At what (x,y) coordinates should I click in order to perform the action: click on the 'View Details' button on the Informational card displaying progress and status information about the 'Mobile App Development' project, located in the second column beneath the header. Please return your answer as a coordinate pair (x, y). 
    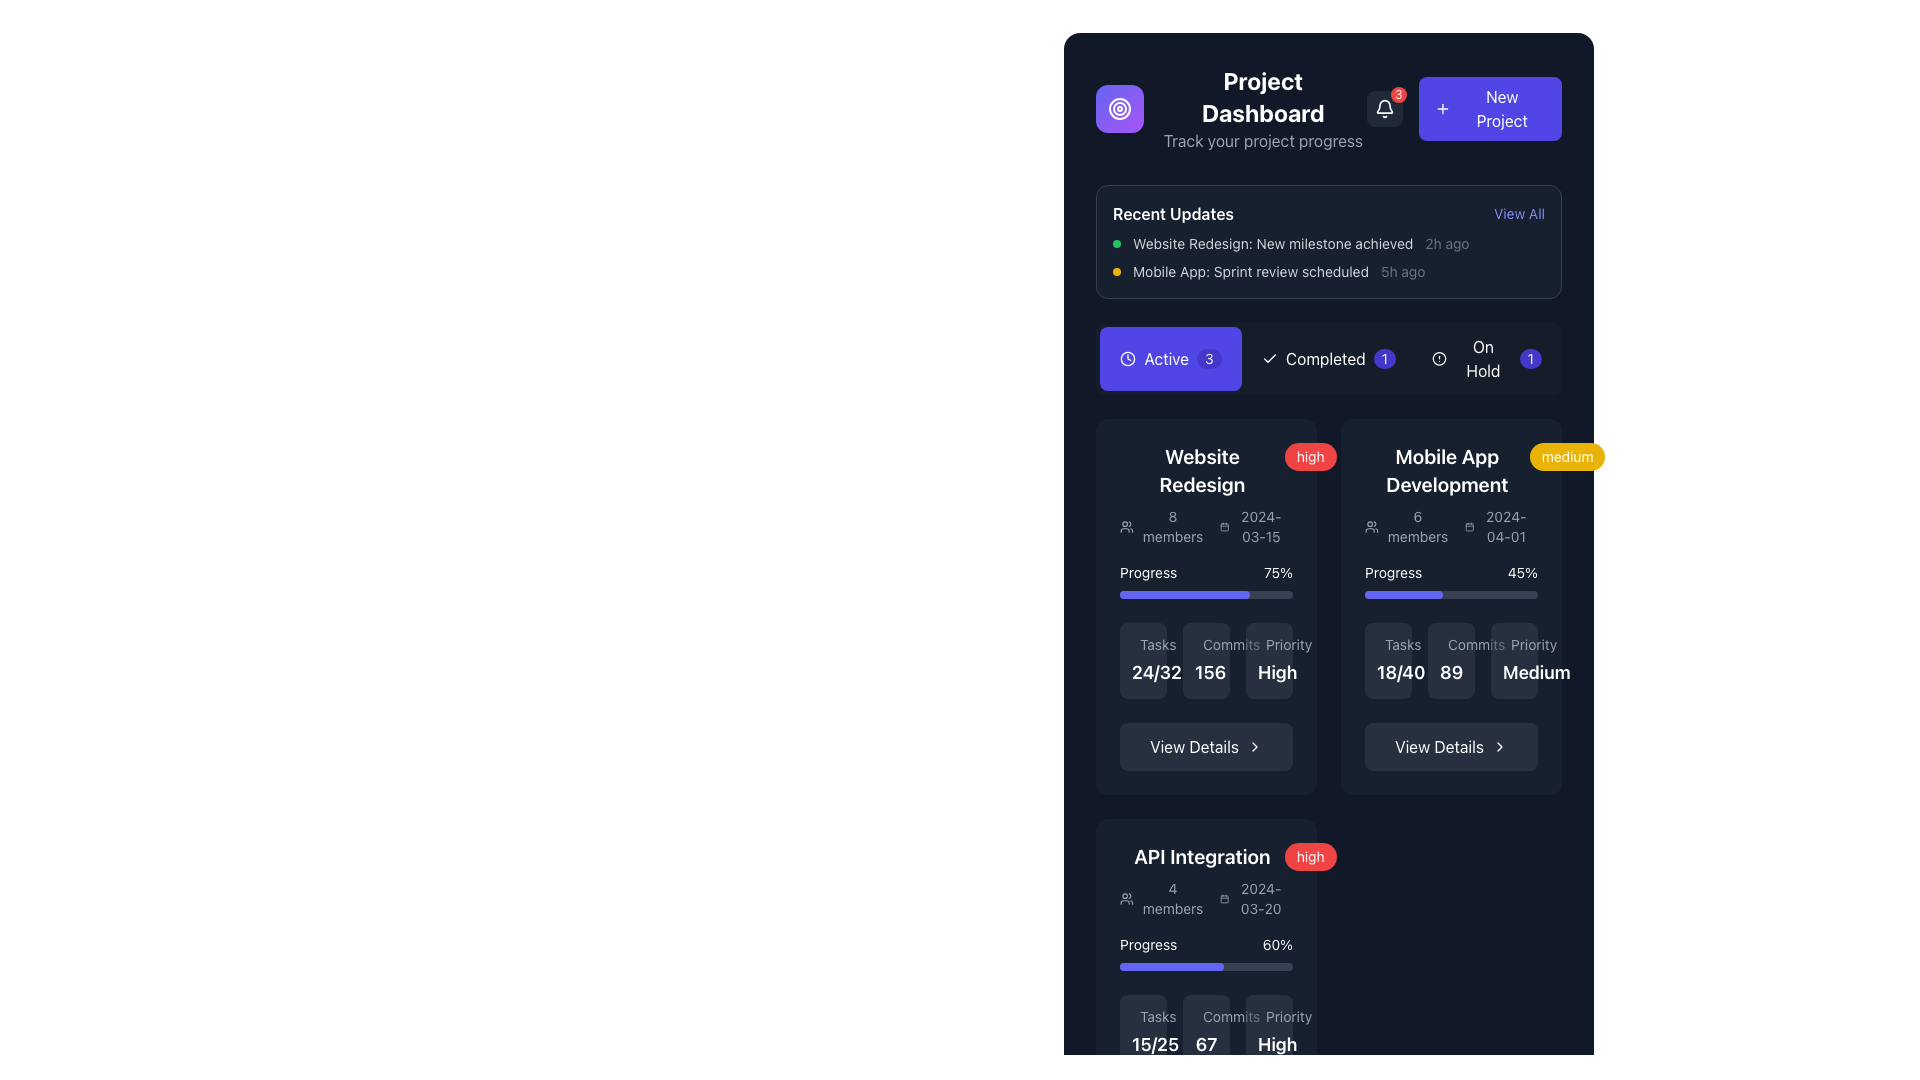
    Looking at the image, I should click on (1451, 605).